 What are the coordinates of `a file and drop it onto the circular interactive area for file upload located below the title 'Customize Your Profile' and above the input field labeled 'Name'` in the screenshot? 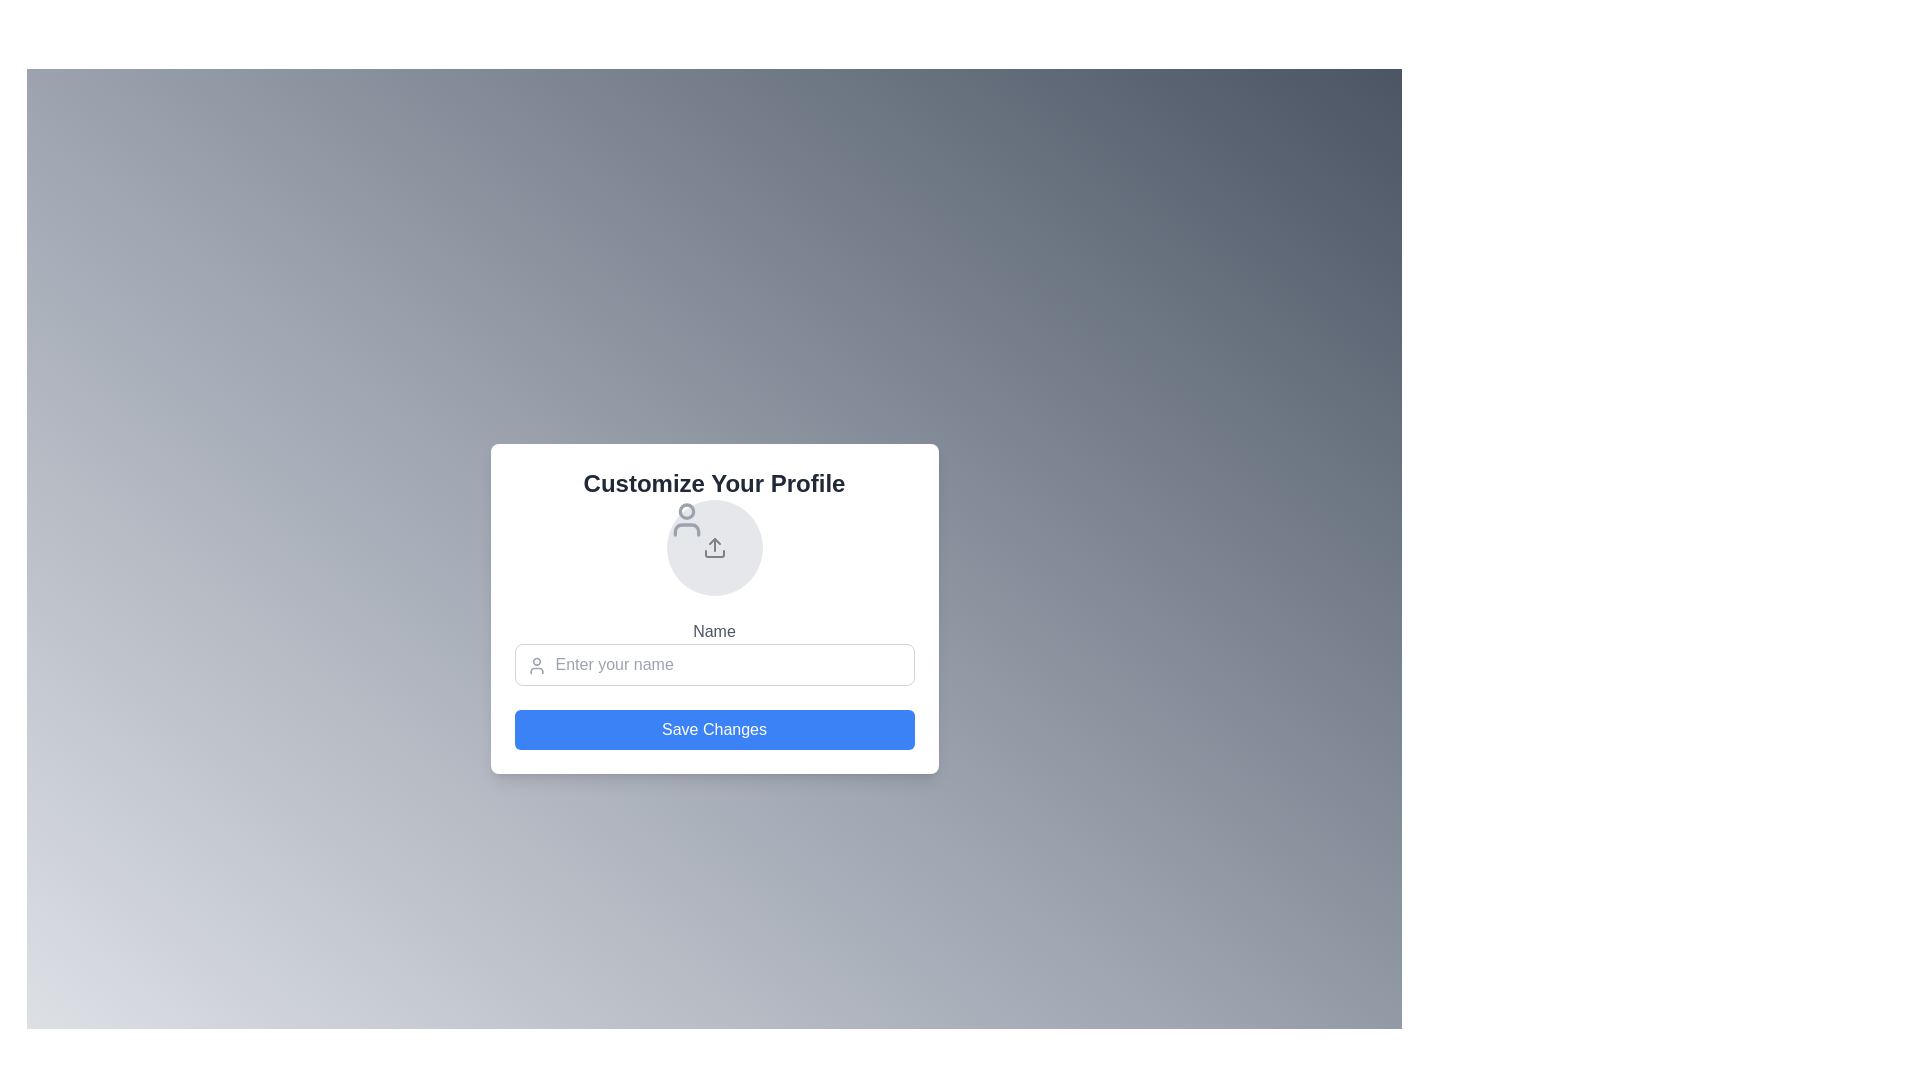 It's located at (714, 547).